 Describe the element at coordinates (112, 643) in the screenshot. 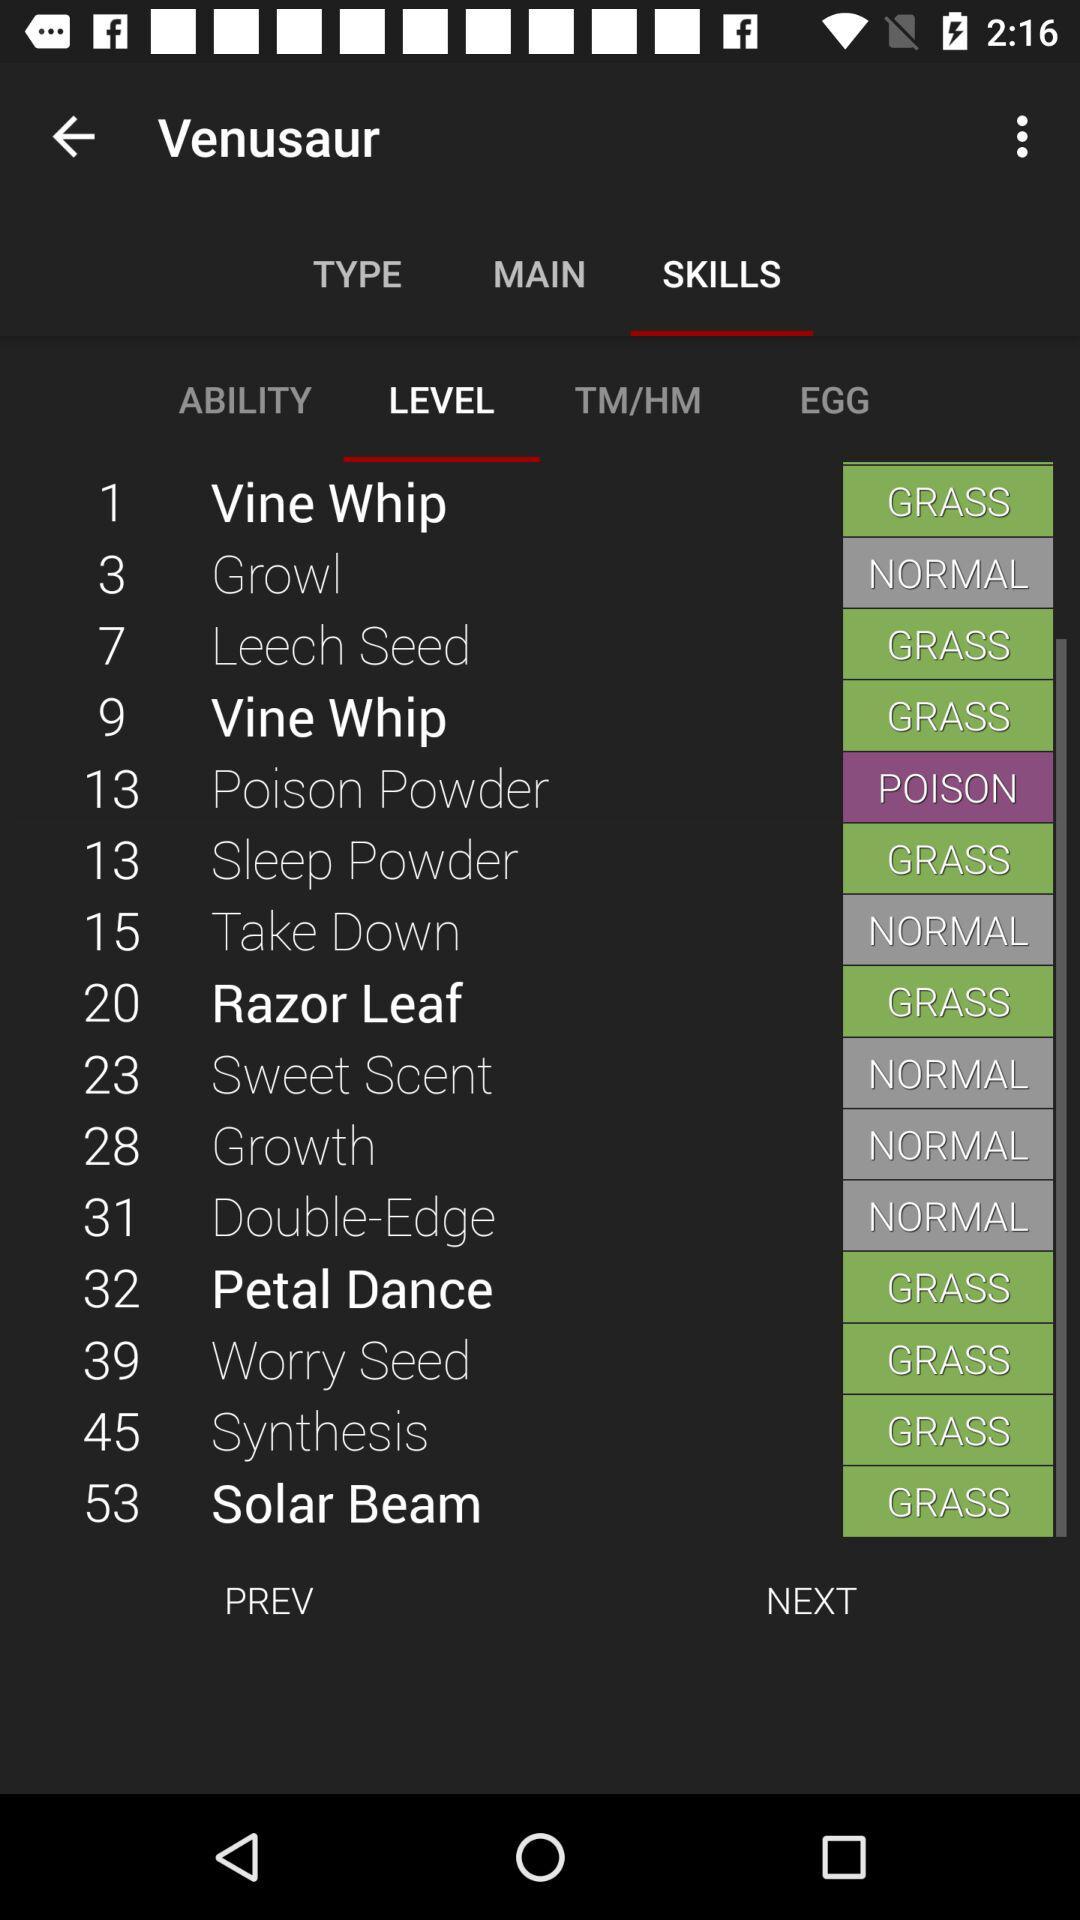

I see `icon to the left of the growl item` at that location.